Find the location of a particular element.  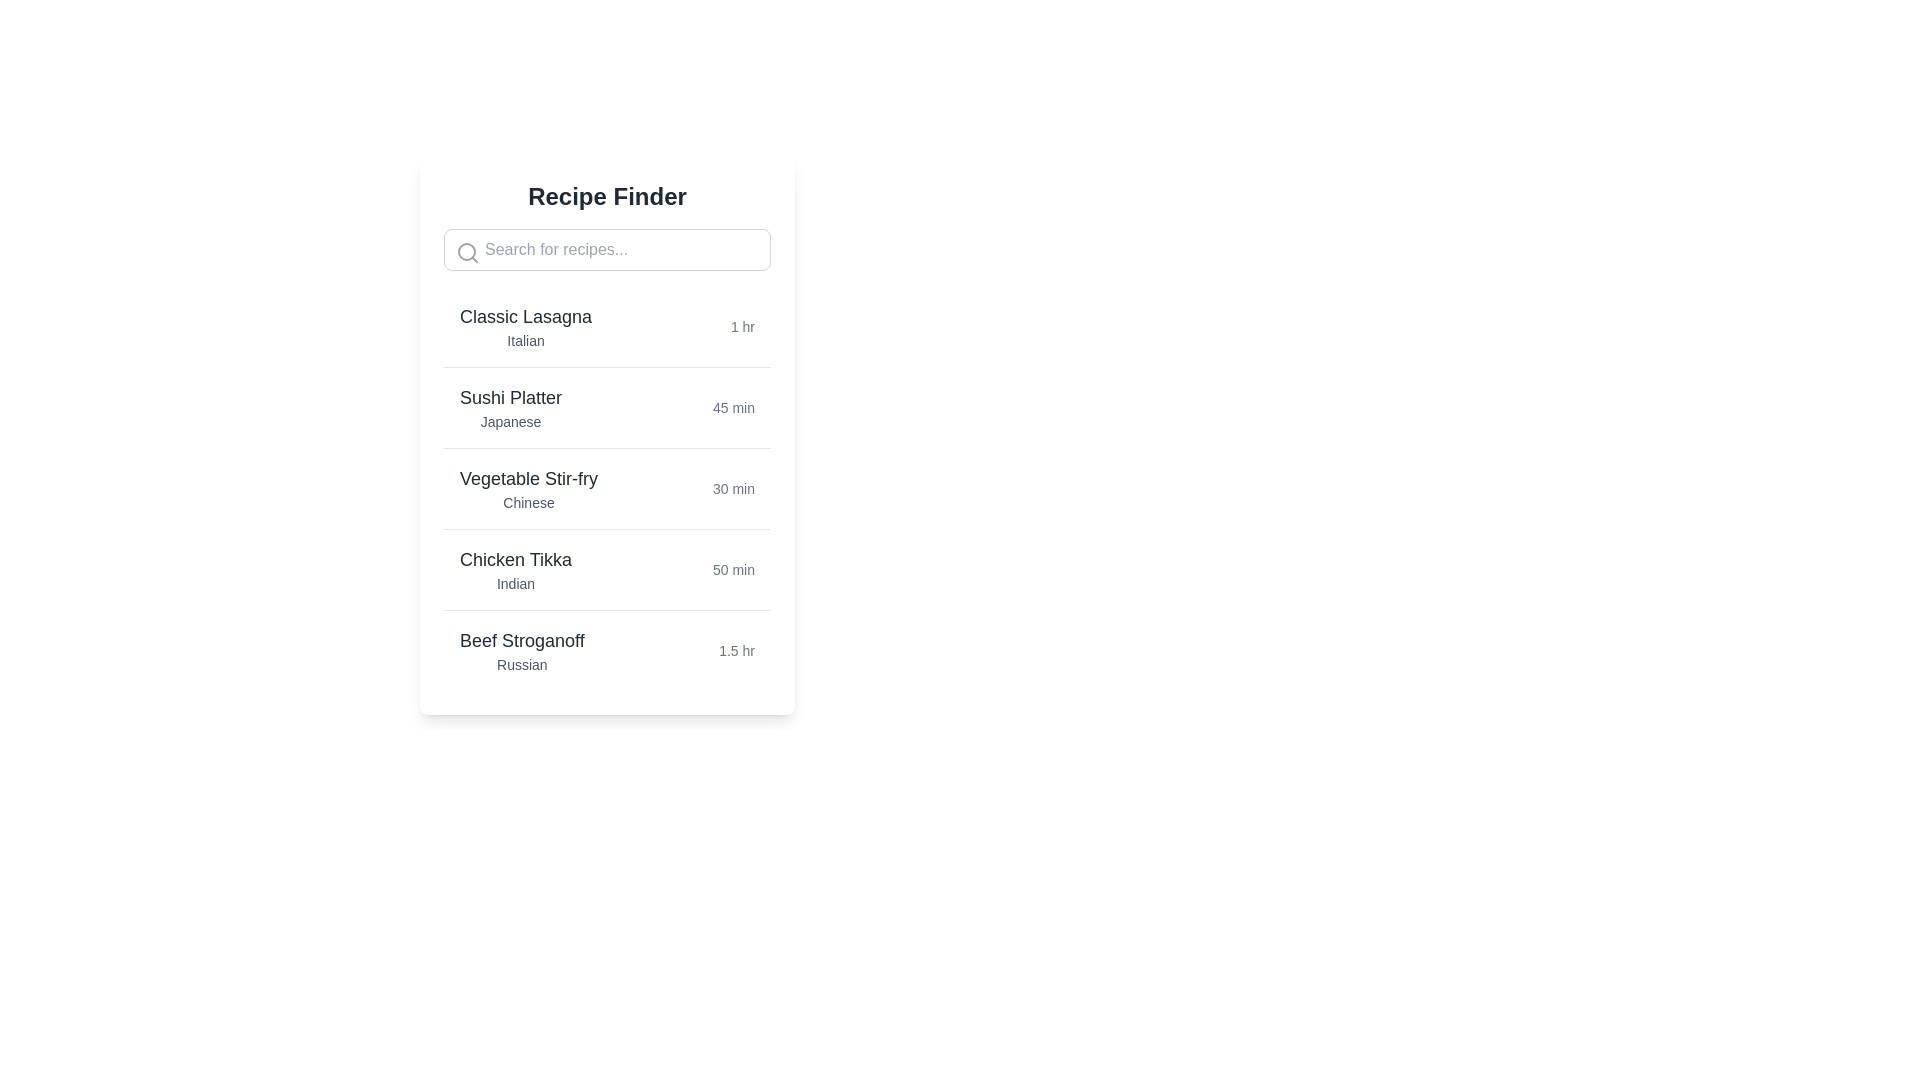

the text label that displays the name of the recipe, which is located near the top of the list, above the 'Italian' subtitle and to the left of the time indicator '1 hr' is located at coordinates (526, 315).